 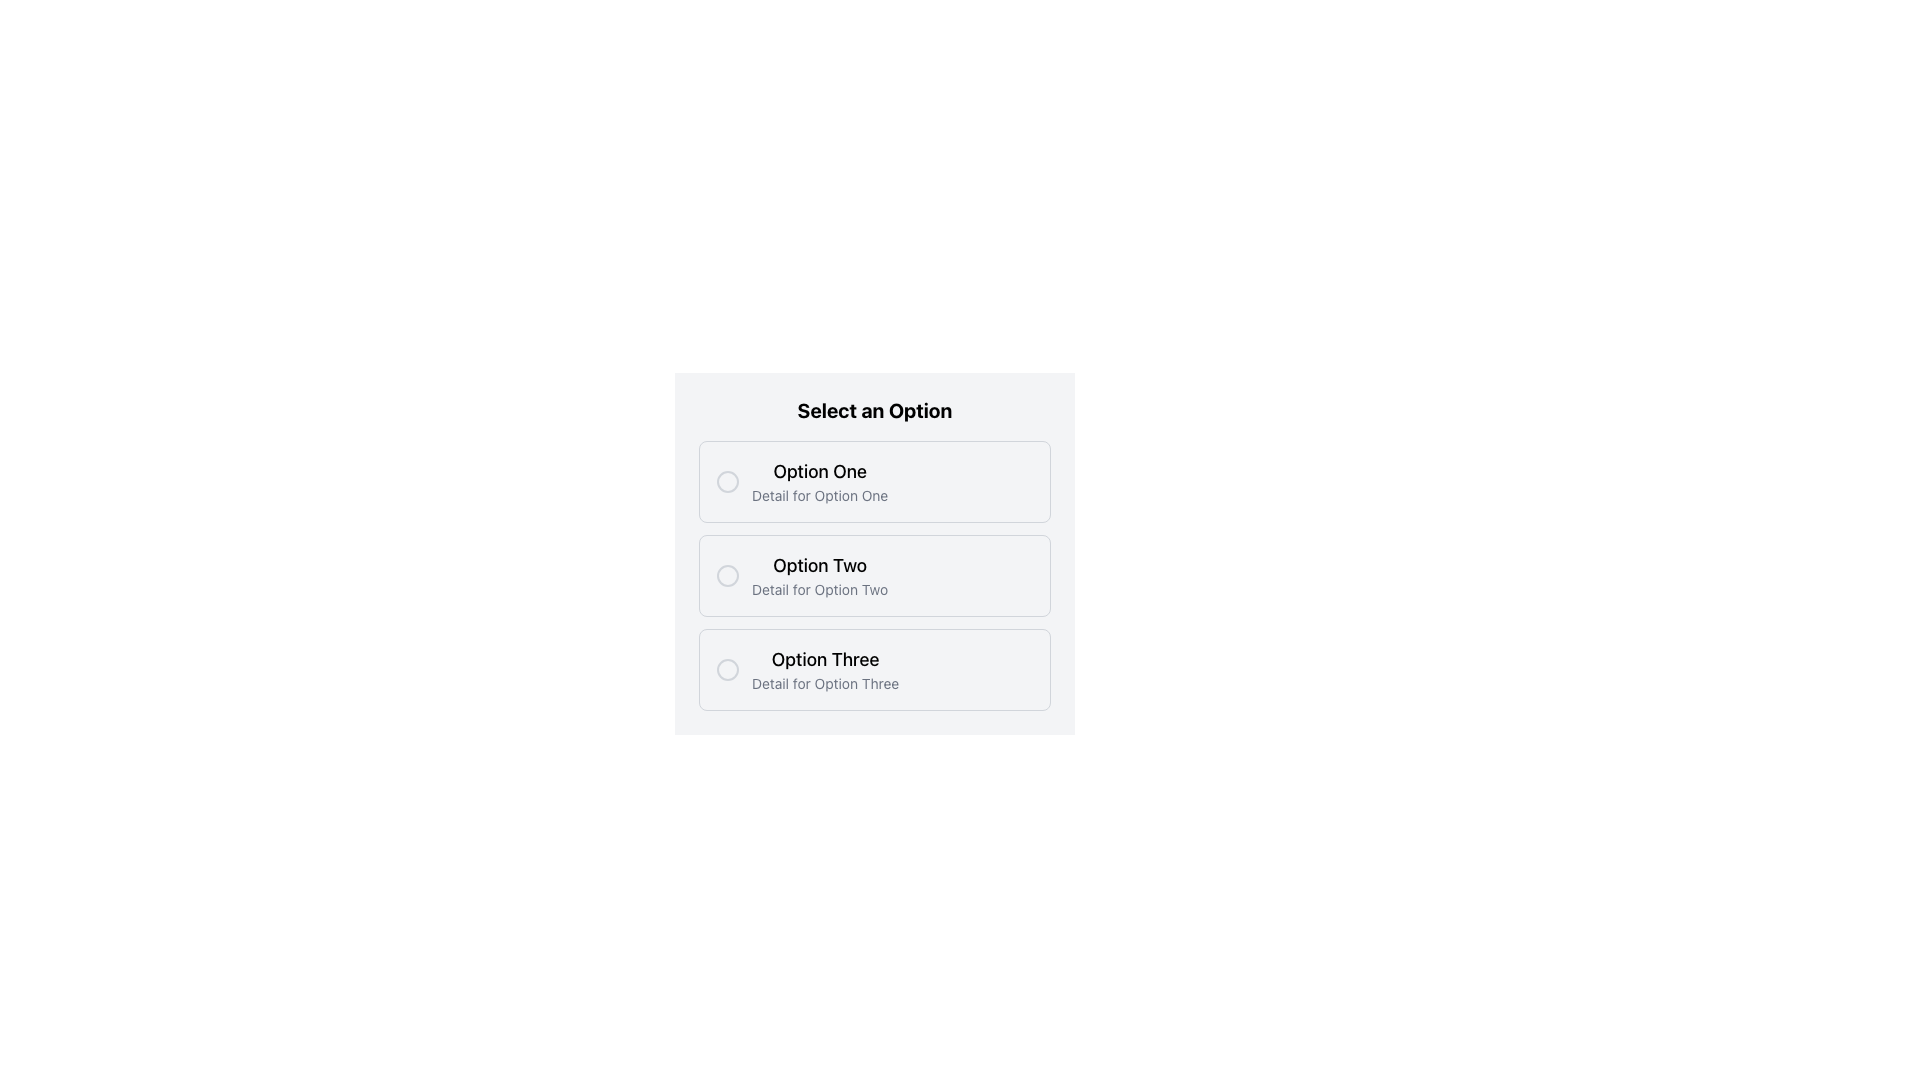 What do you see at coordinates (727, 575) in the screenshot?
I see `the circular part of the radio button associated with 'Option Two'` at bounding box center [727, 575].